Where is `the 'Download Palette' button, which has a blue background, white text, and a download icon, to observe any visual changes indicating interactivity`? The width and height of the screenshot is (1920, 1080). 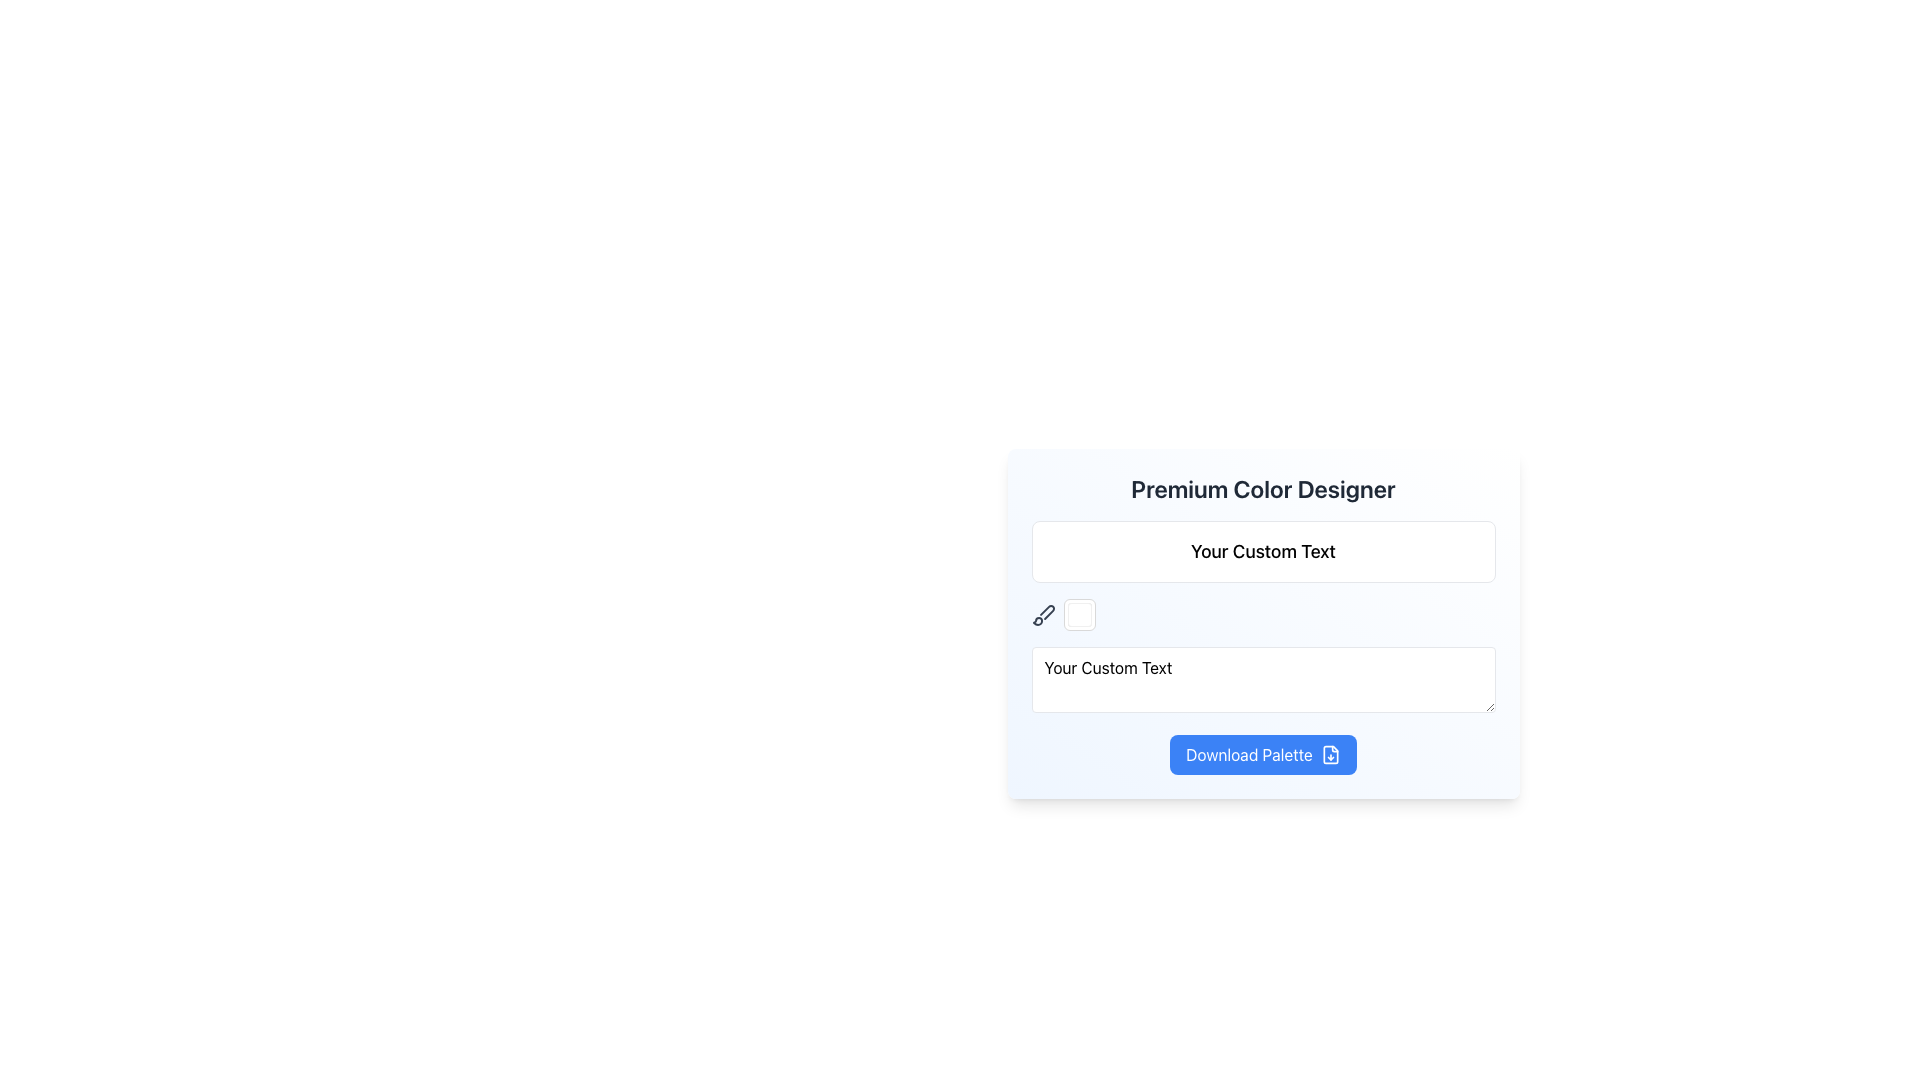 the 'Download Palette' button, which has a blue background, white text, and a download icon, to observe any visual changes indicating interactivity is located at coordinates (1262, 755).